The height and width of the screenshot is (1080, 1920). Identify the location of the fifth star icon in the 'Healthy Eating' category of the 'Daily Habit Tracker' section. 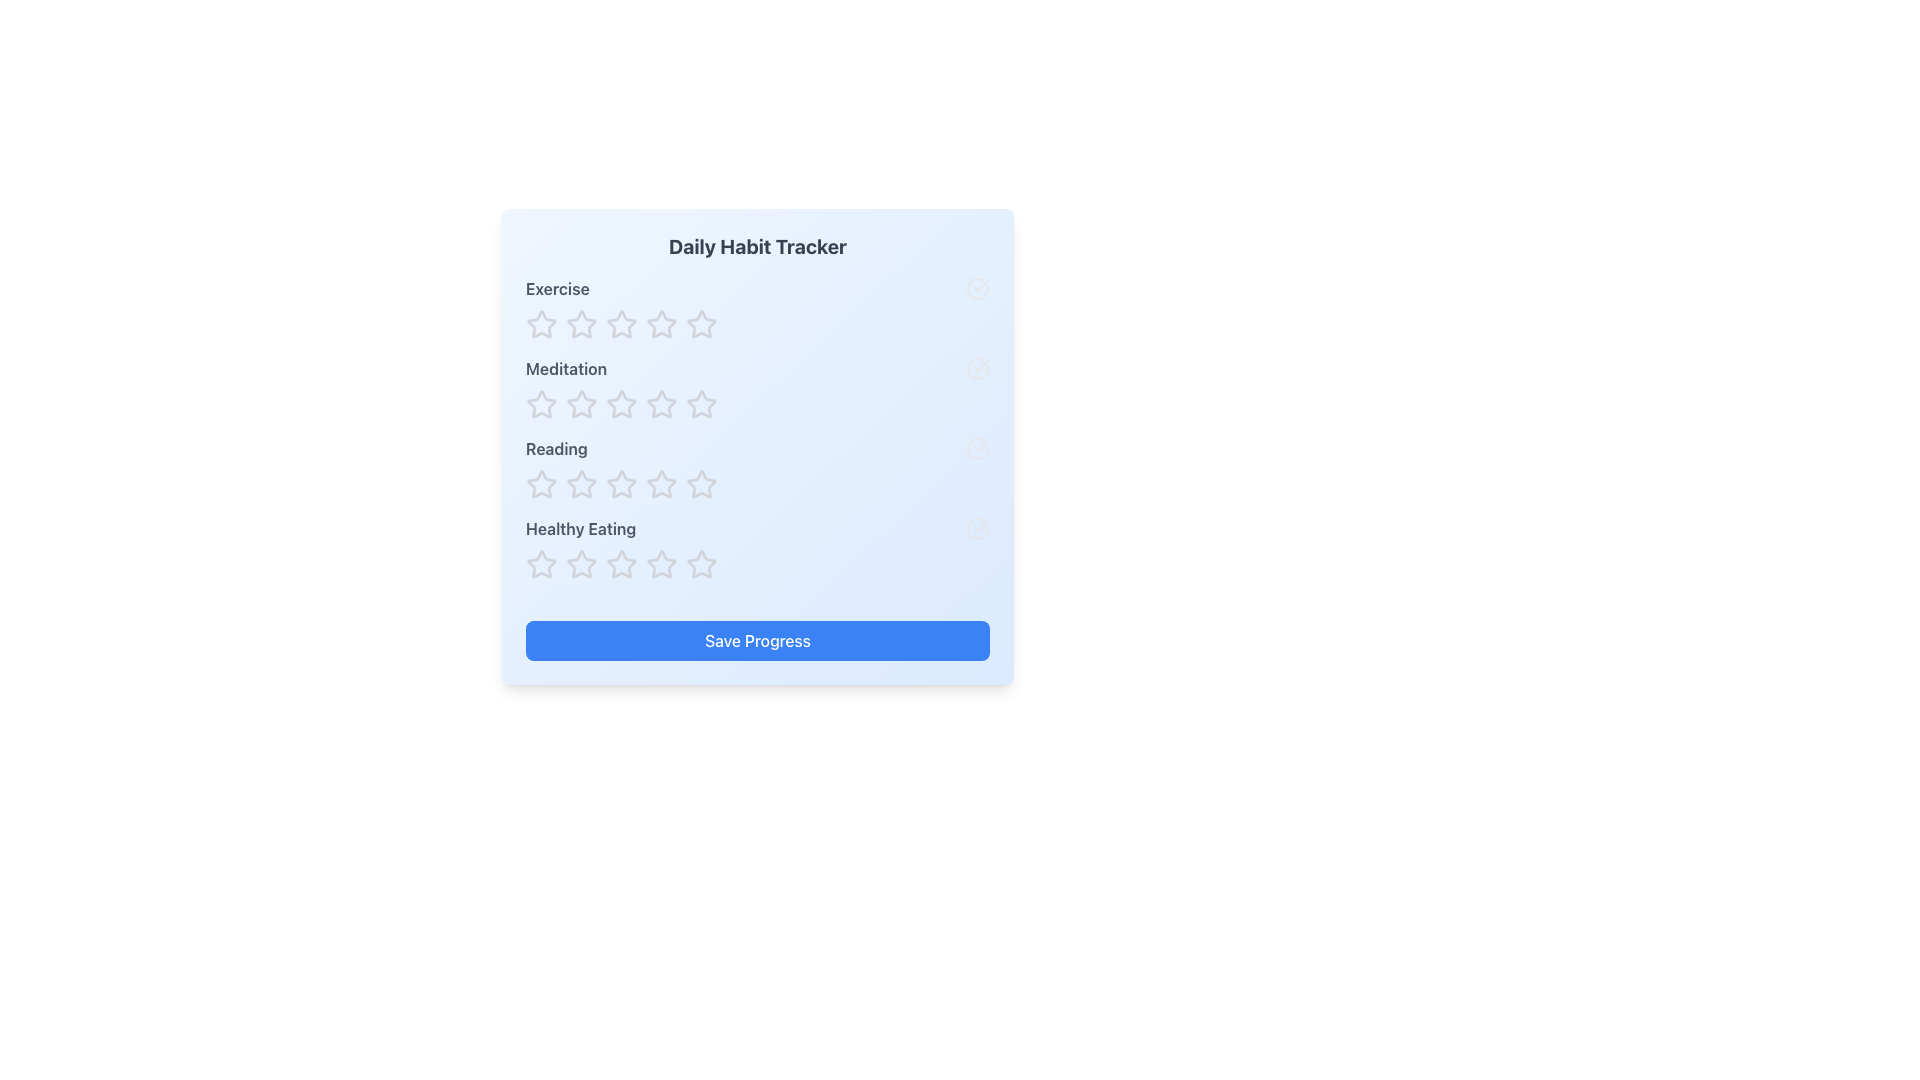
(662, 564).